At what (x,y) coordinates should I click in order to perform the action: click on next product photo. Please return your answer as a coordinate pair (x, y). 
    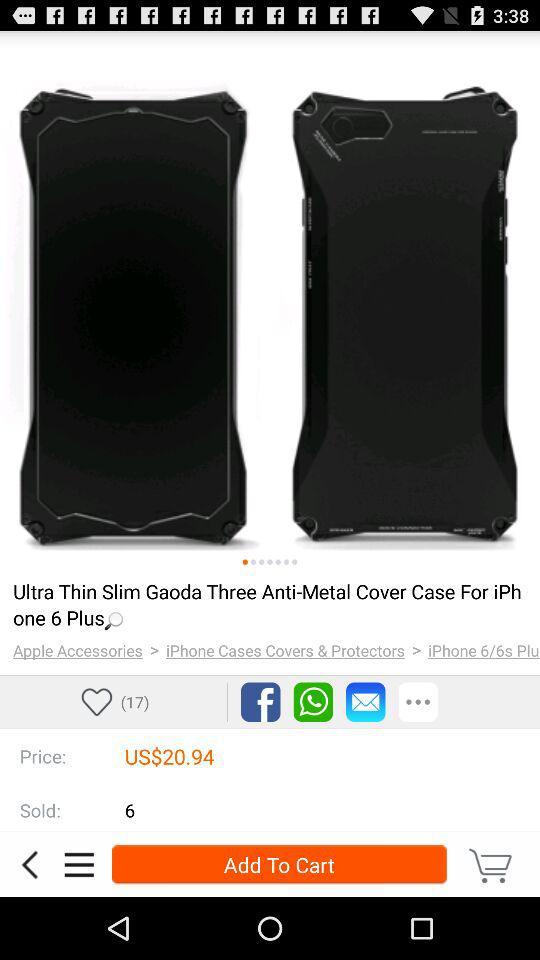
    Looking at the image, I should click on (253, 562).